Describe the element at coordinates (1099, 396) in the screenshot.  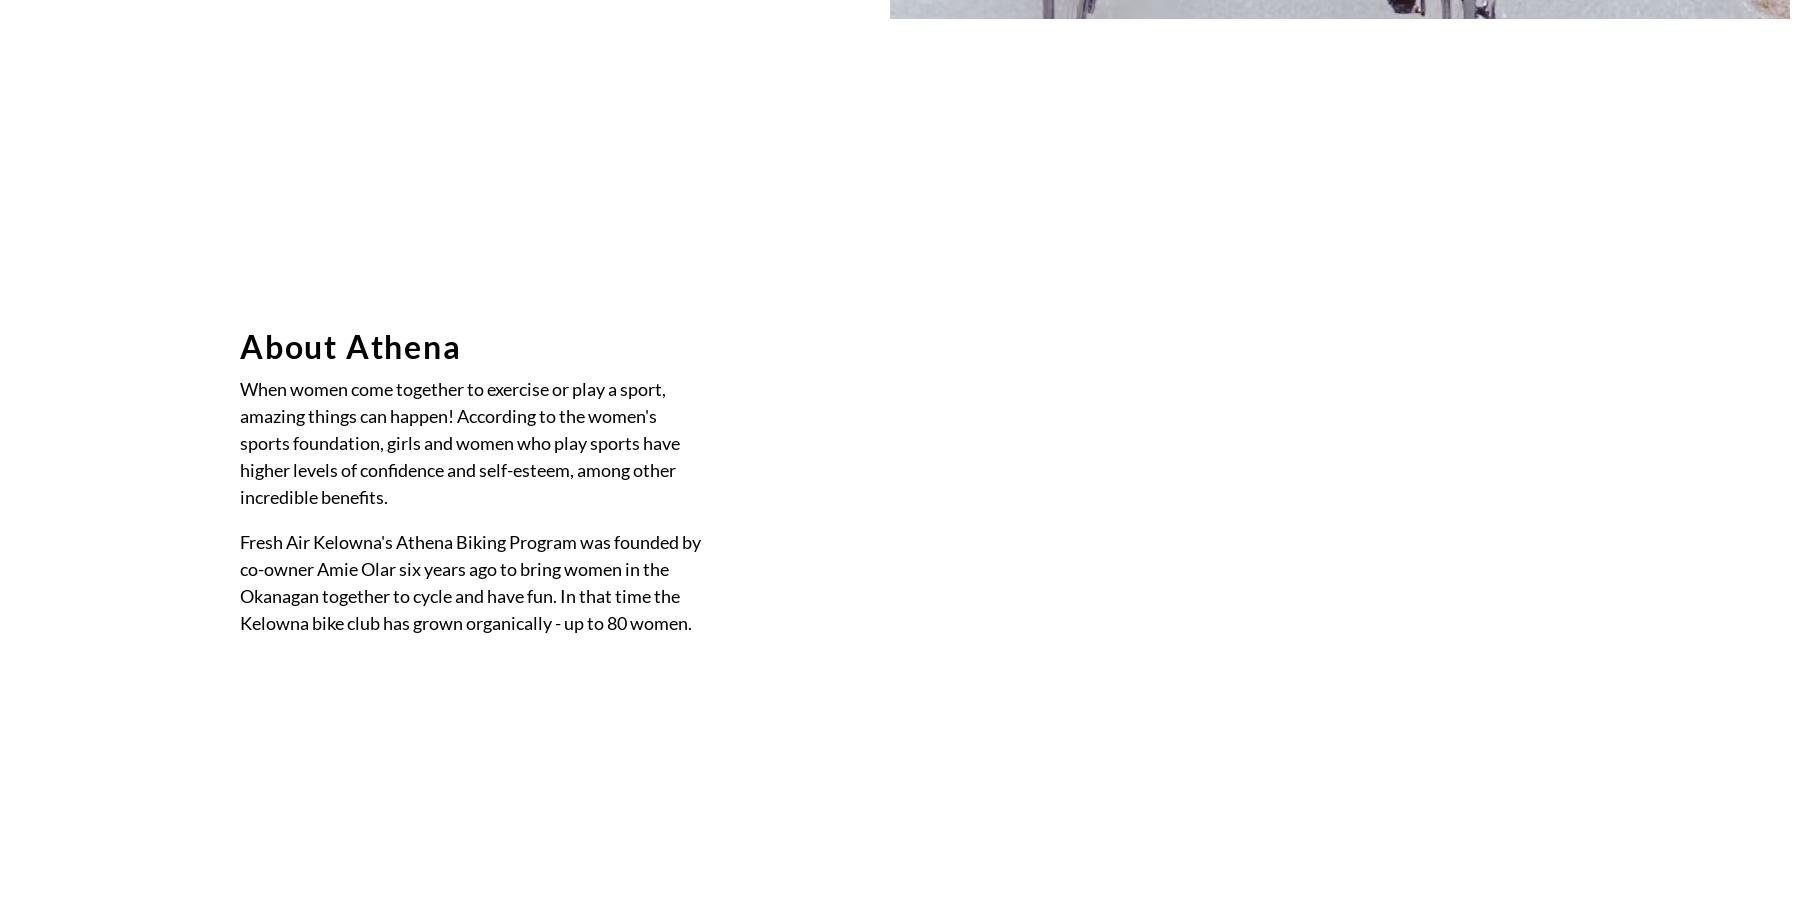
I see `'Returns & Warranties'` at that location.